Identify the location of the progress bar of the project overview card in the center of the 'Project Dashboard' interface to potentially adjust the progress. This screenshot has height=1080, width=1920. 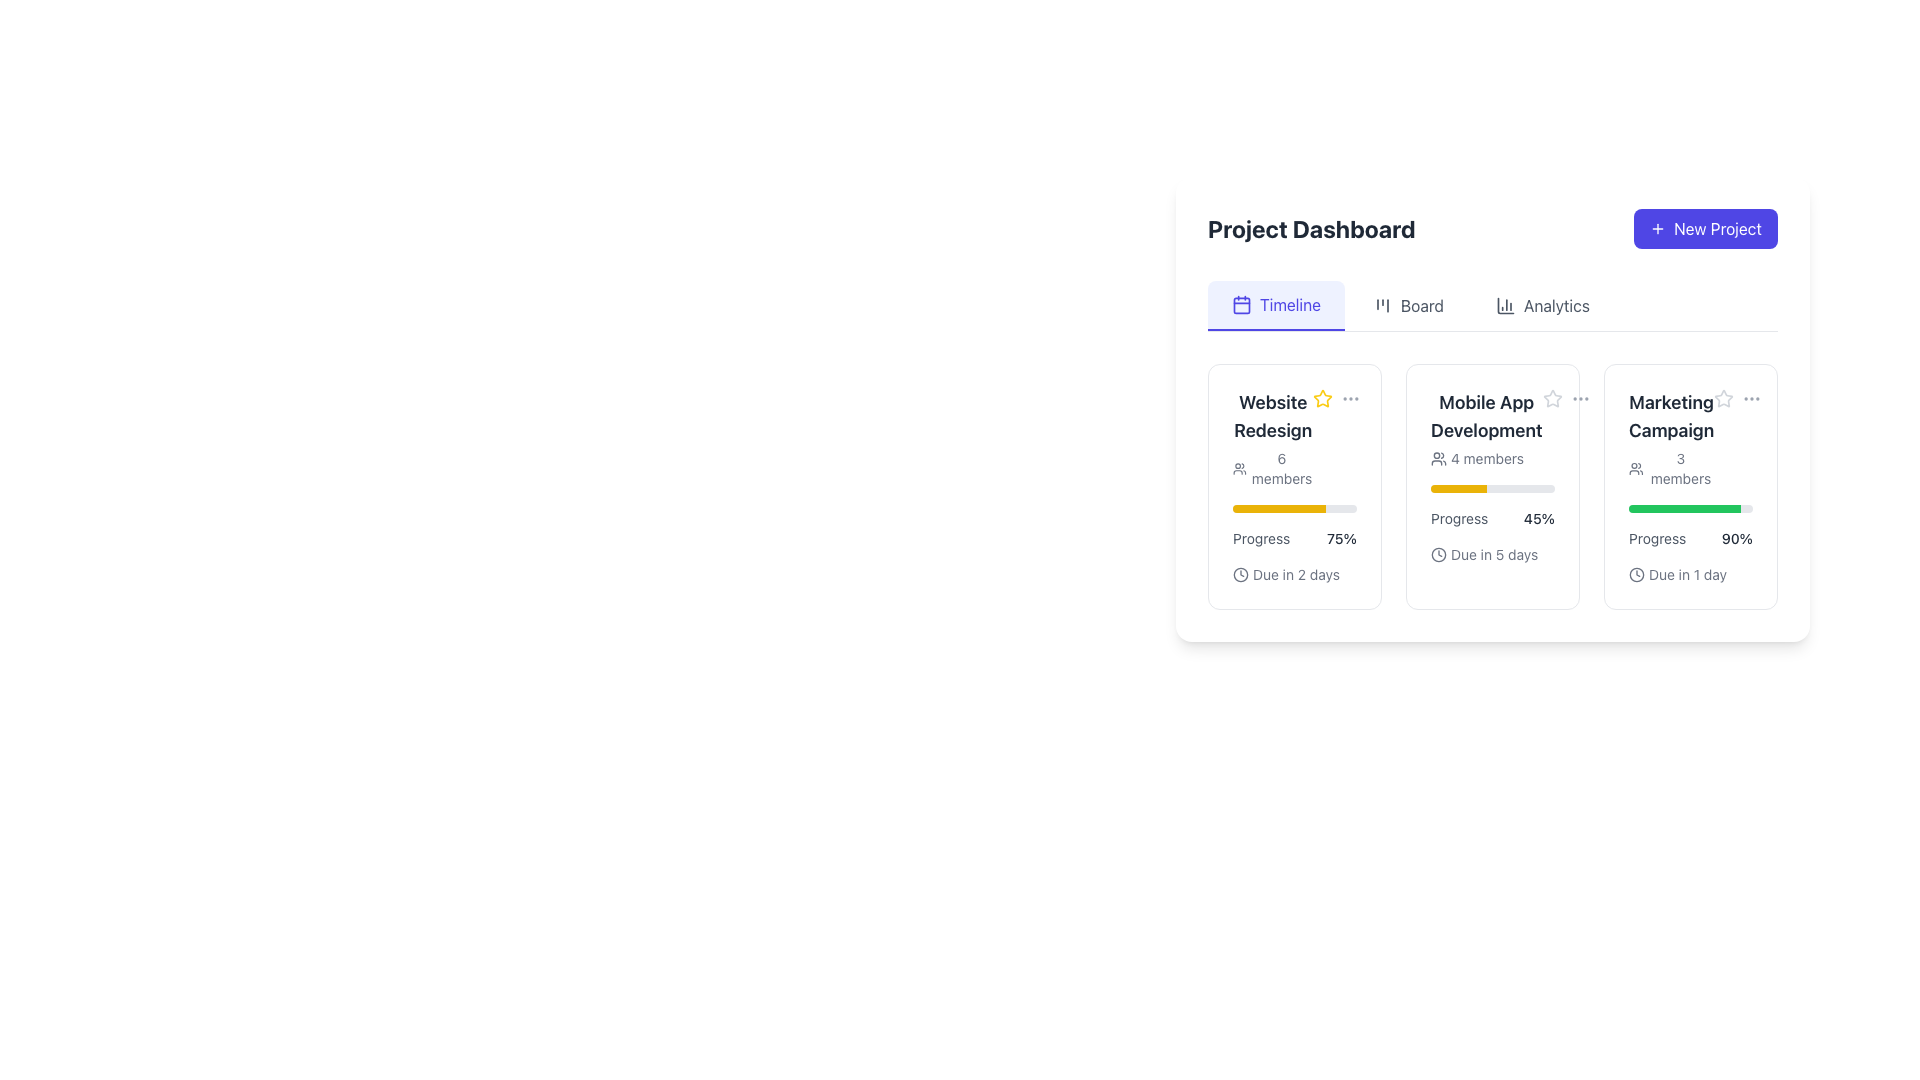
(1492, 486).